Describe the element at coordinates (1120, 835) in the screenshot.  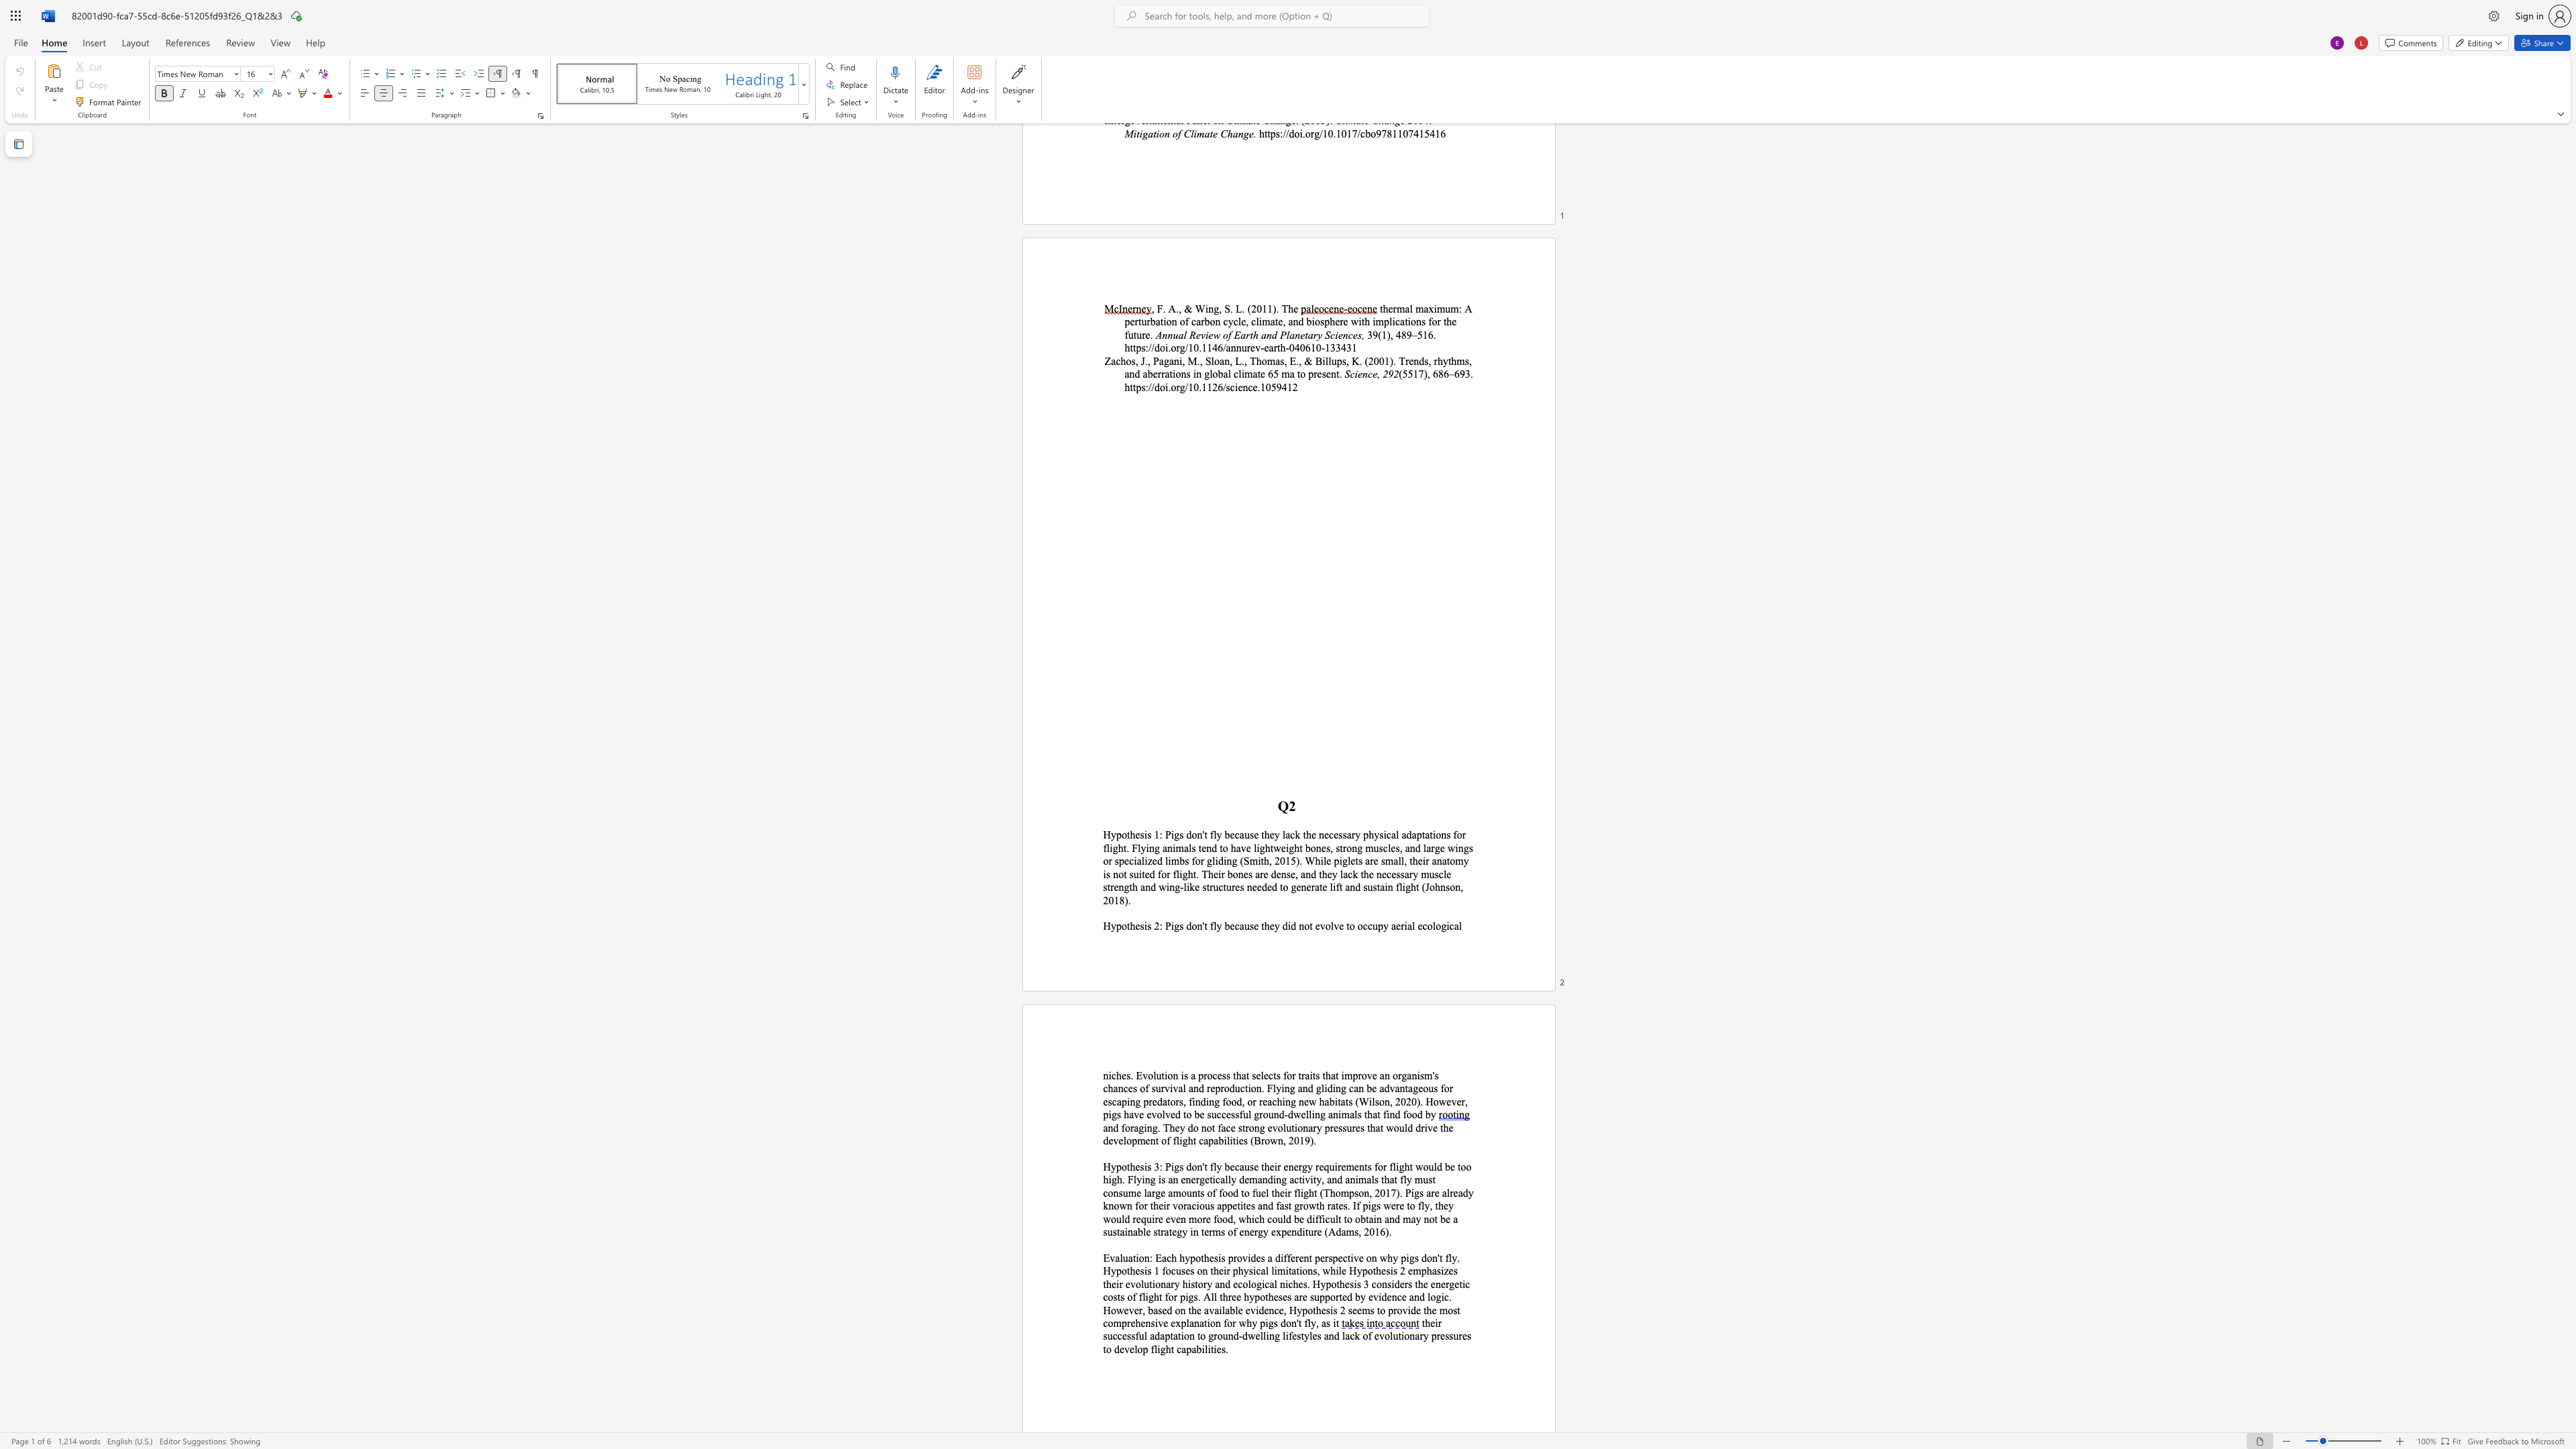
I see `the subset text "othesi" within the text "Hypothesis 1: Pigs"` at that location.